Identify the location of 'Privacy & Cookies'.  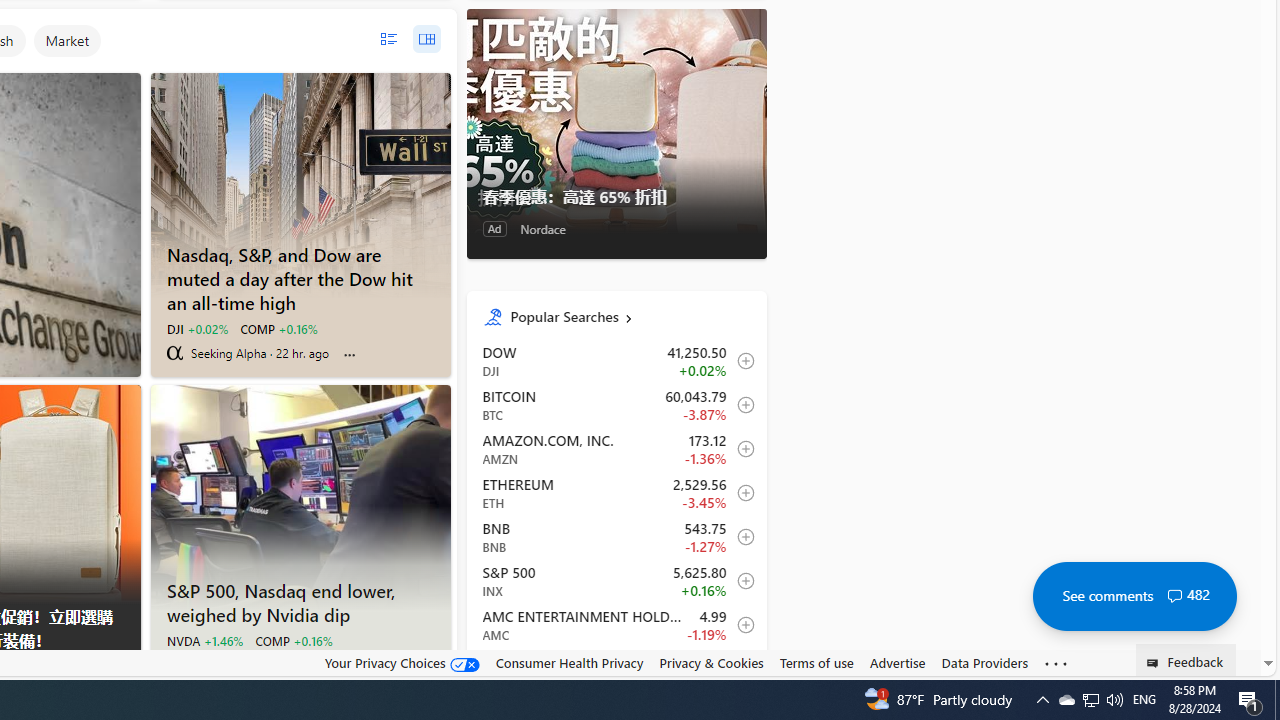
(711, 663).